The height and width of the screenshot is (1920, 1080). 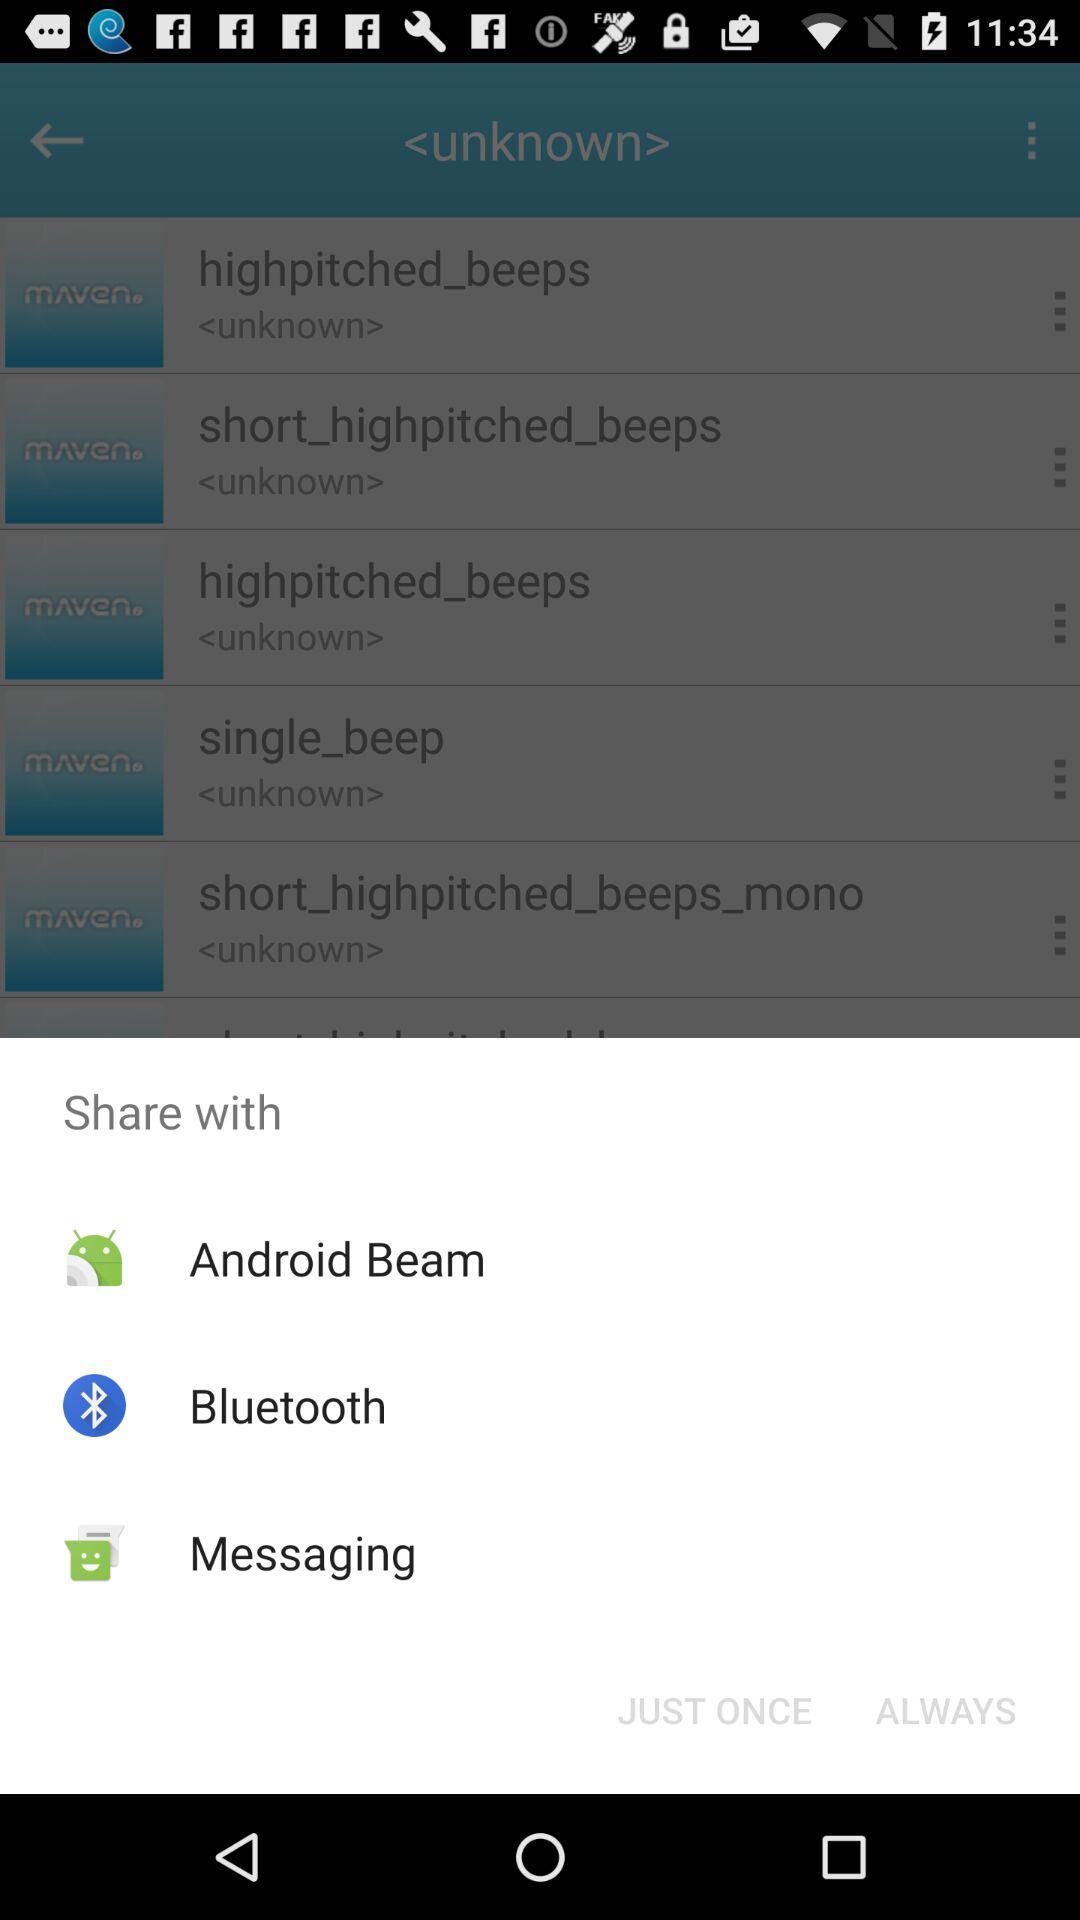 What do you see at coordinates (303, 1551) in the screenshot?
I see `the messaging icon` at bounding box center [303, 1551].